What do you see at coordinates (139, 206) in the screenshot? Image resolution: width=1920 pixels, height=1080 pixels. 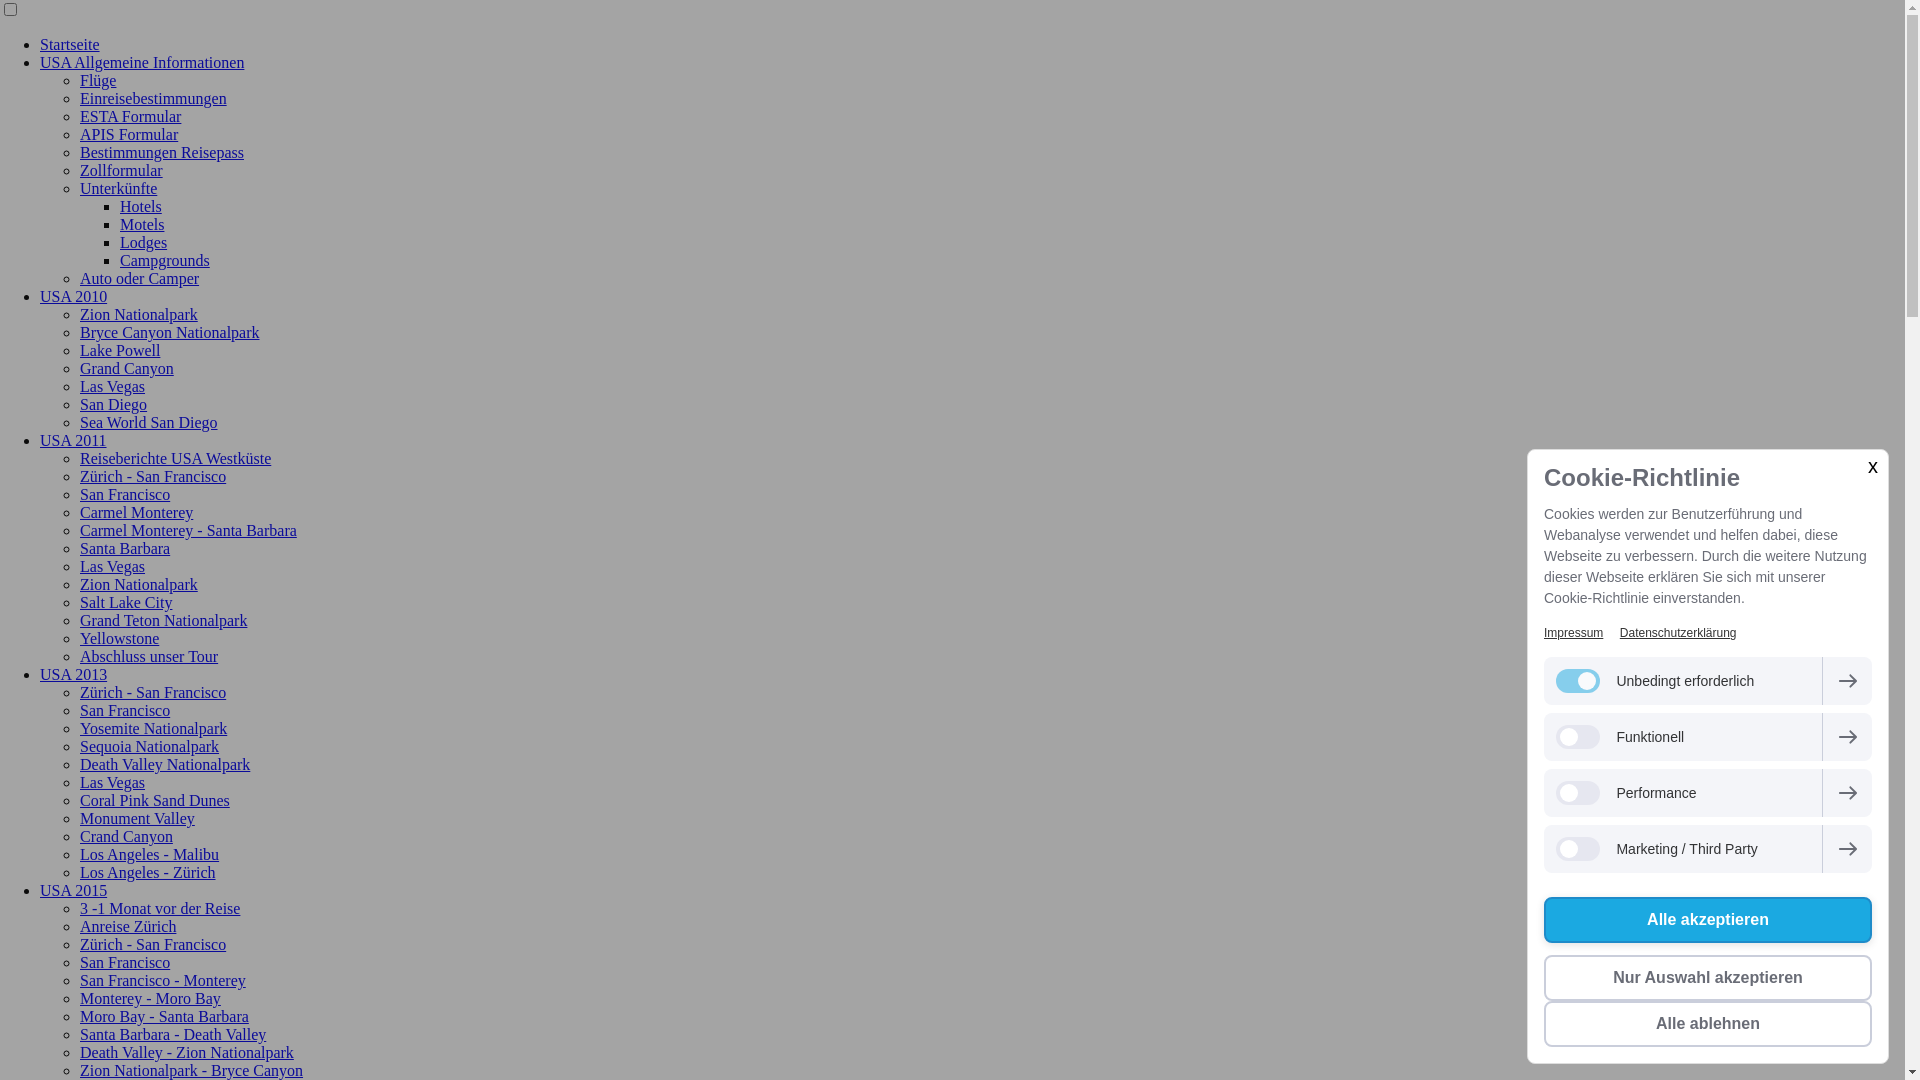 I see `'Hotels'` at bounding box center [139, 206].